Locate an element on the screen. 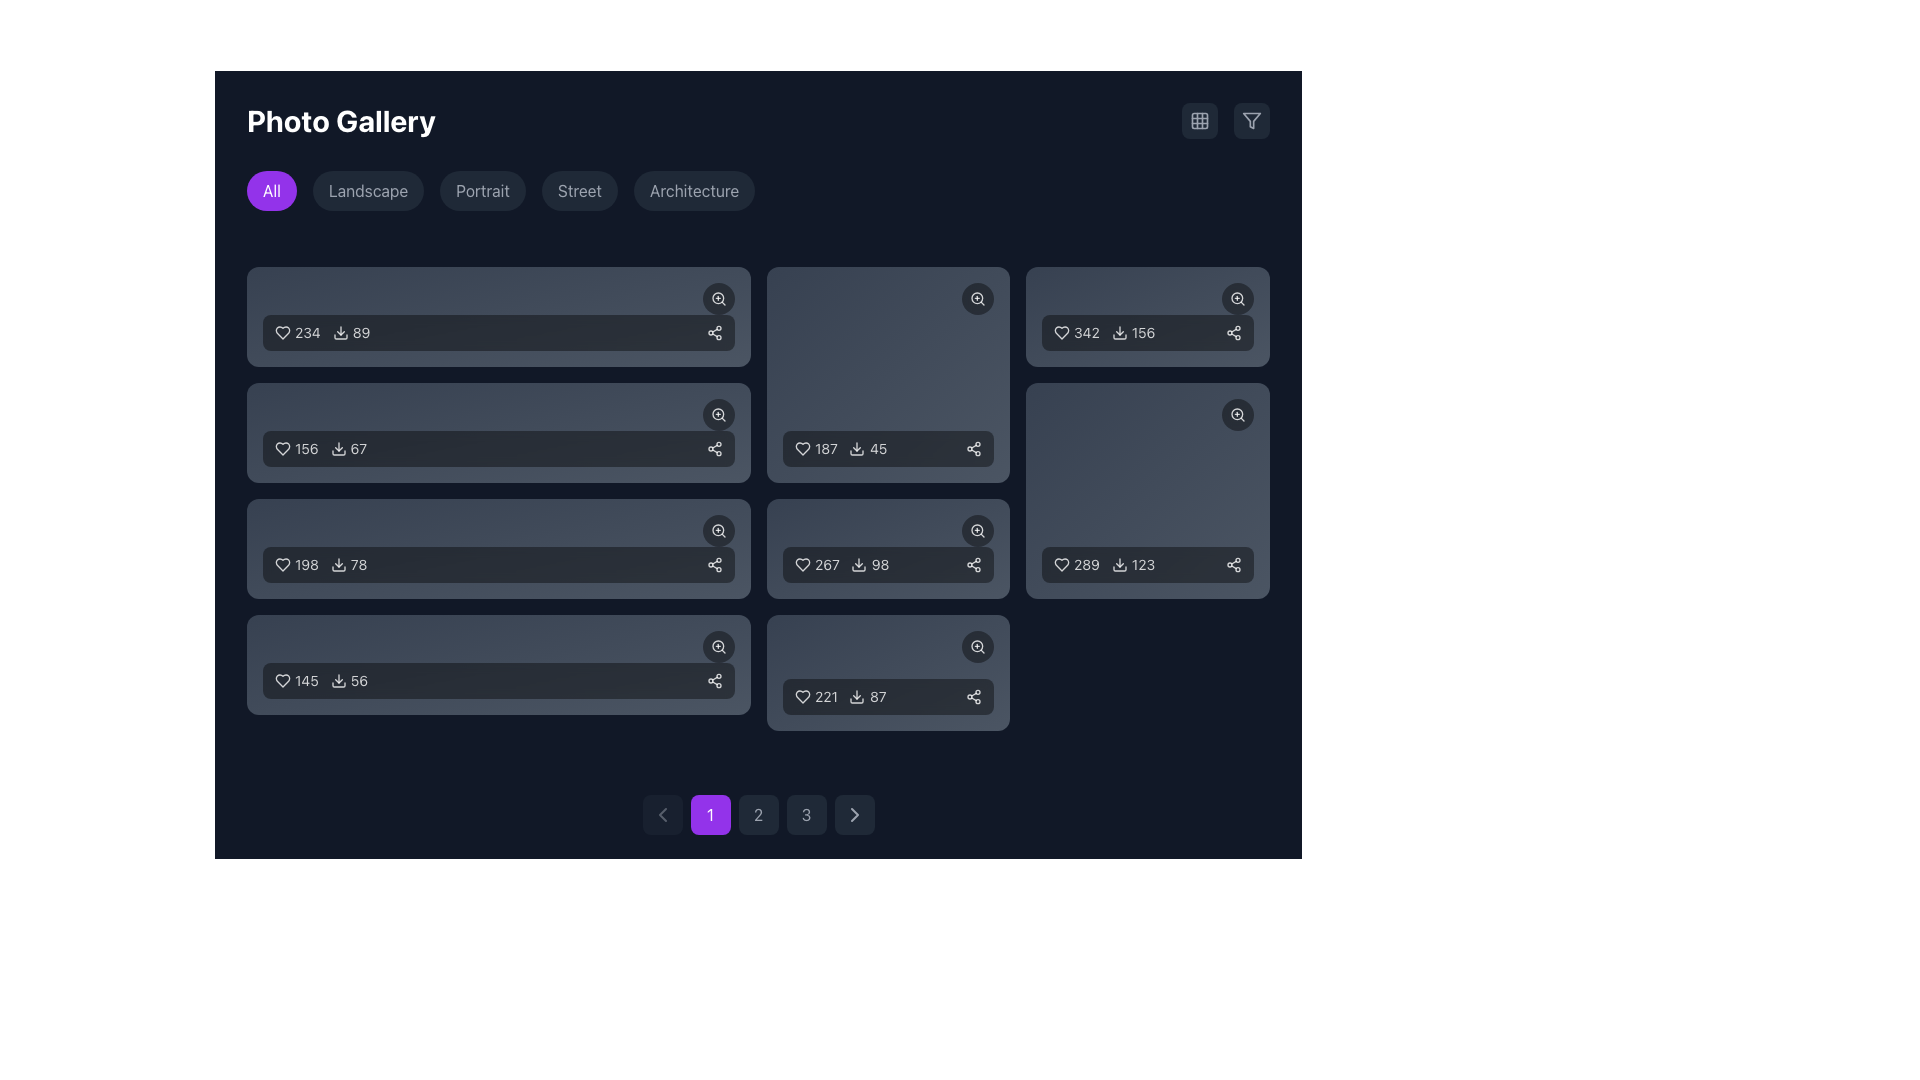 The image size is (1920, 1080). the first numeric button in the navigation panel at the bottom of the interface is located at coordinates (710, 814).